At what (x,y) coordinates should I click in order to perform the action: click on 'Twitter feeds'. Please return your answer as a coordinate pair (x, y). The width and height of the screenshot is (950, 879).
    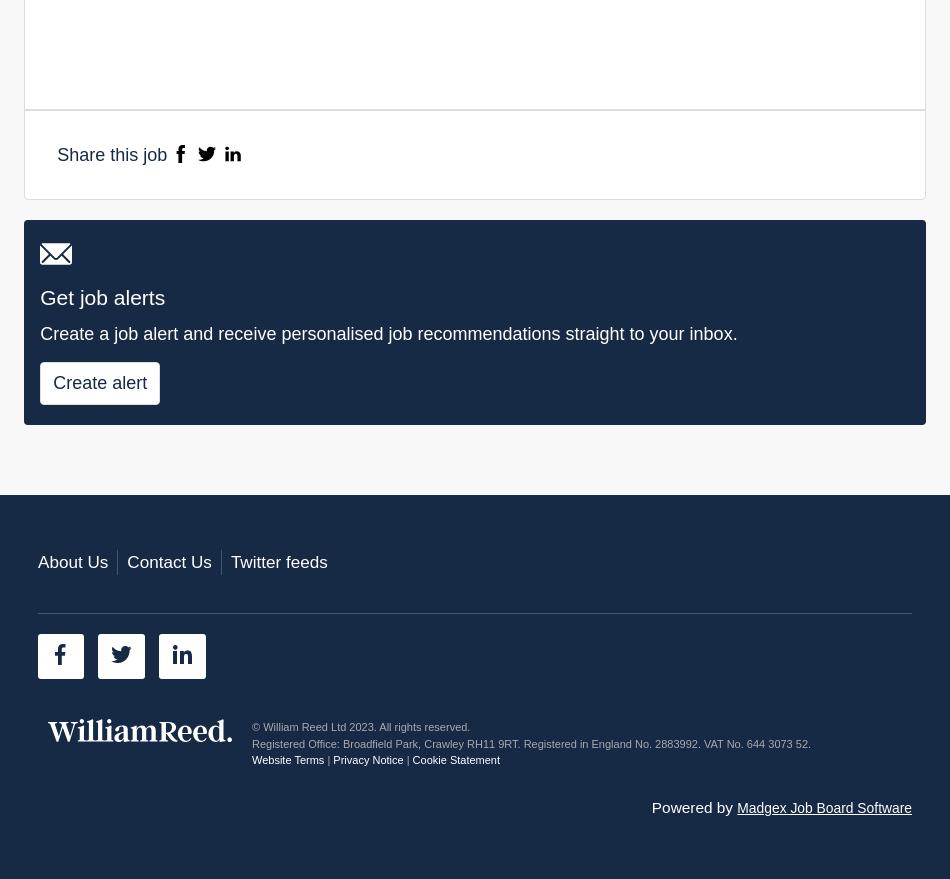
    Looking at the image, I should click on (229, 560).